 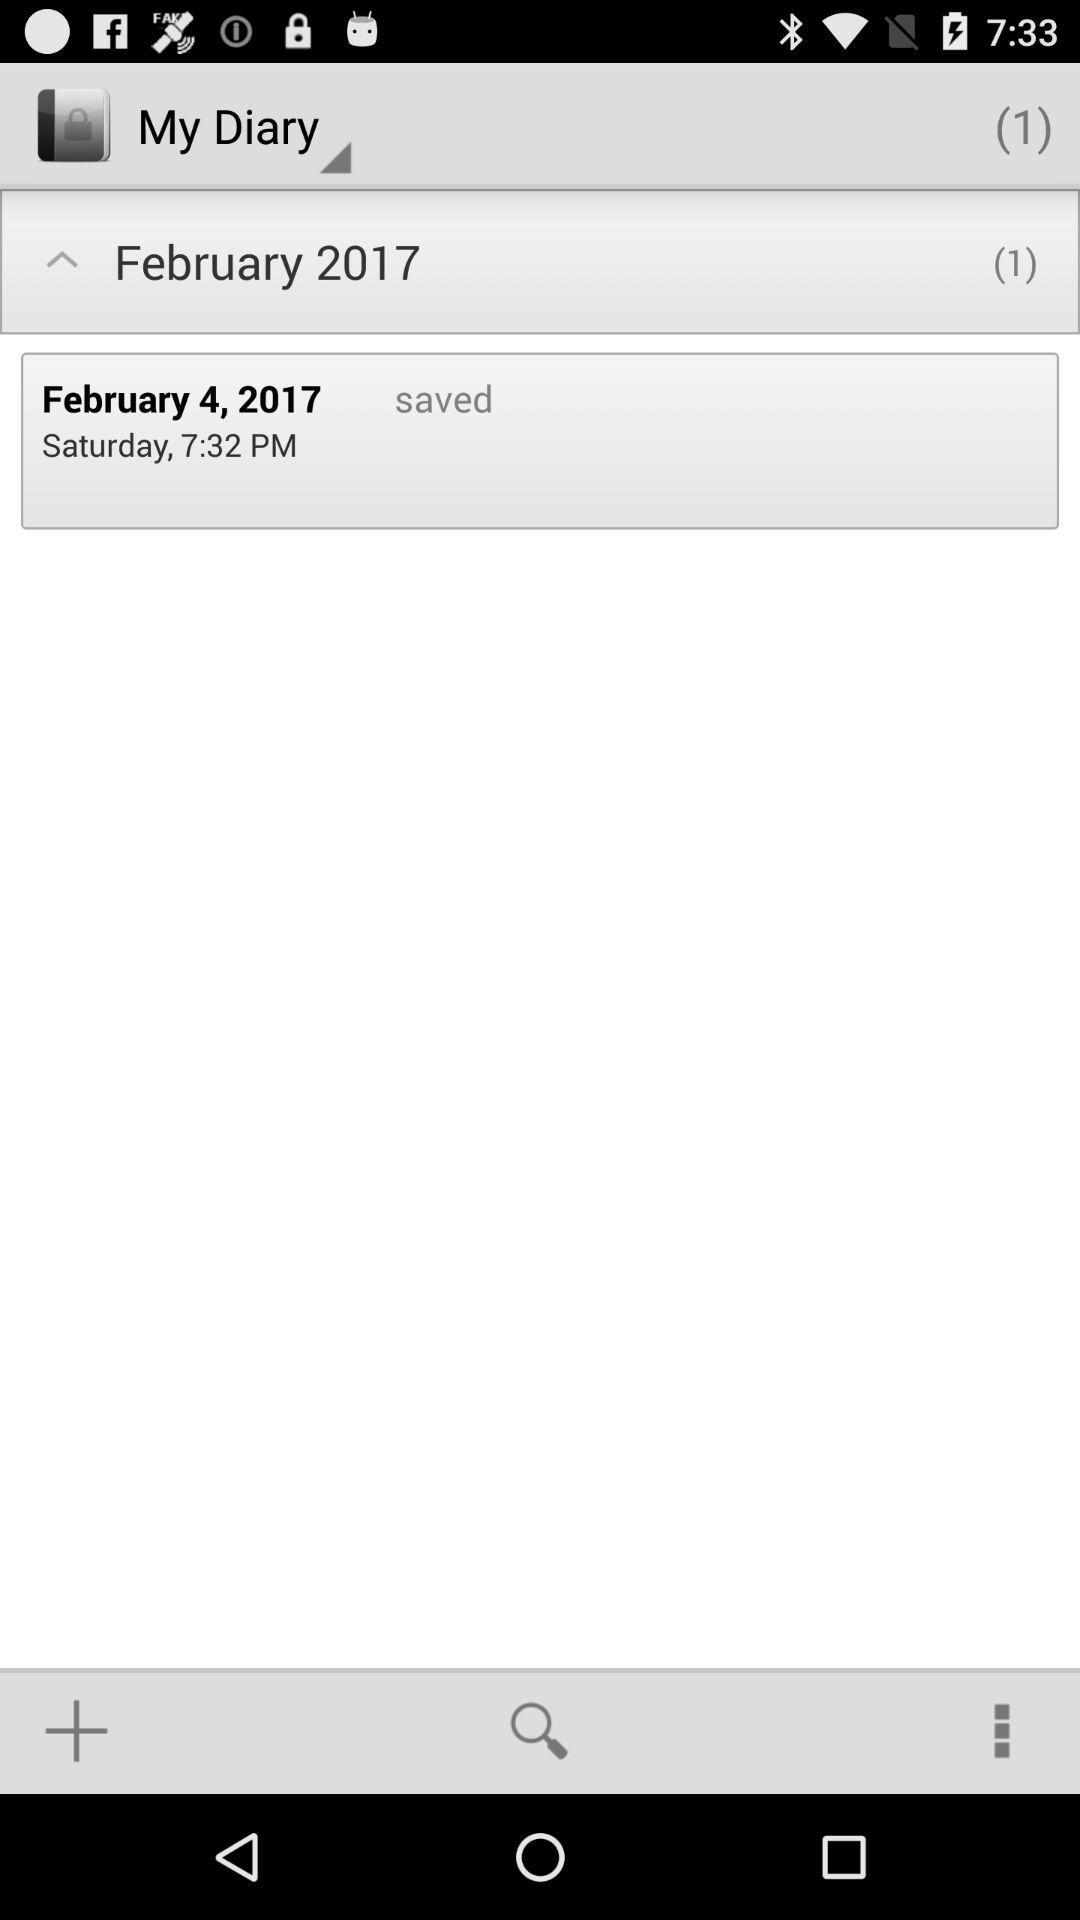 I want to click on item next to (1) icon, so click(x=243, y=124).